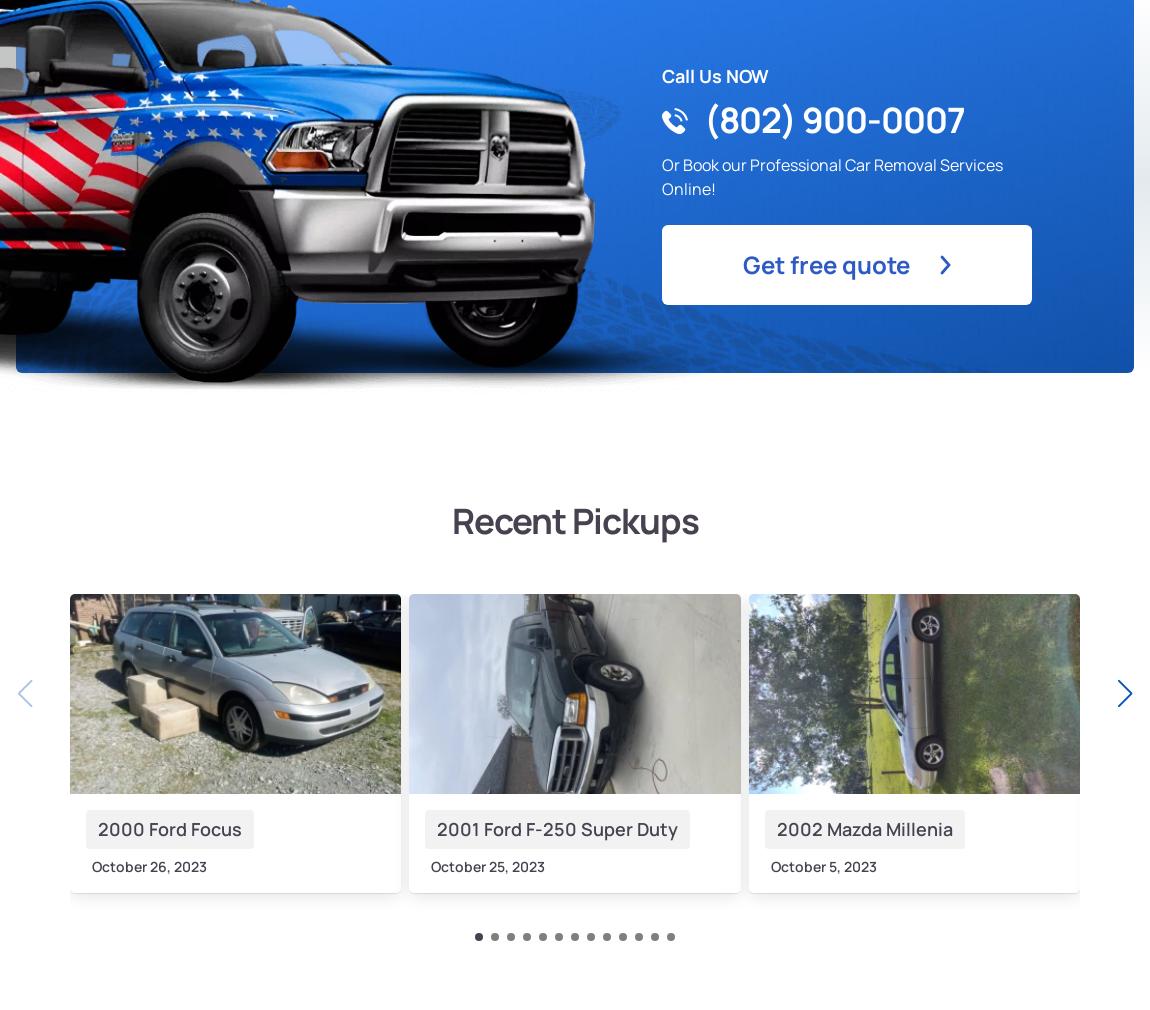 The image size is (1150, 1010). What do you see at coordinates (661, 74) in the screenshot?
I see `'Call Us NOW'` at bounding box center [661, 74].